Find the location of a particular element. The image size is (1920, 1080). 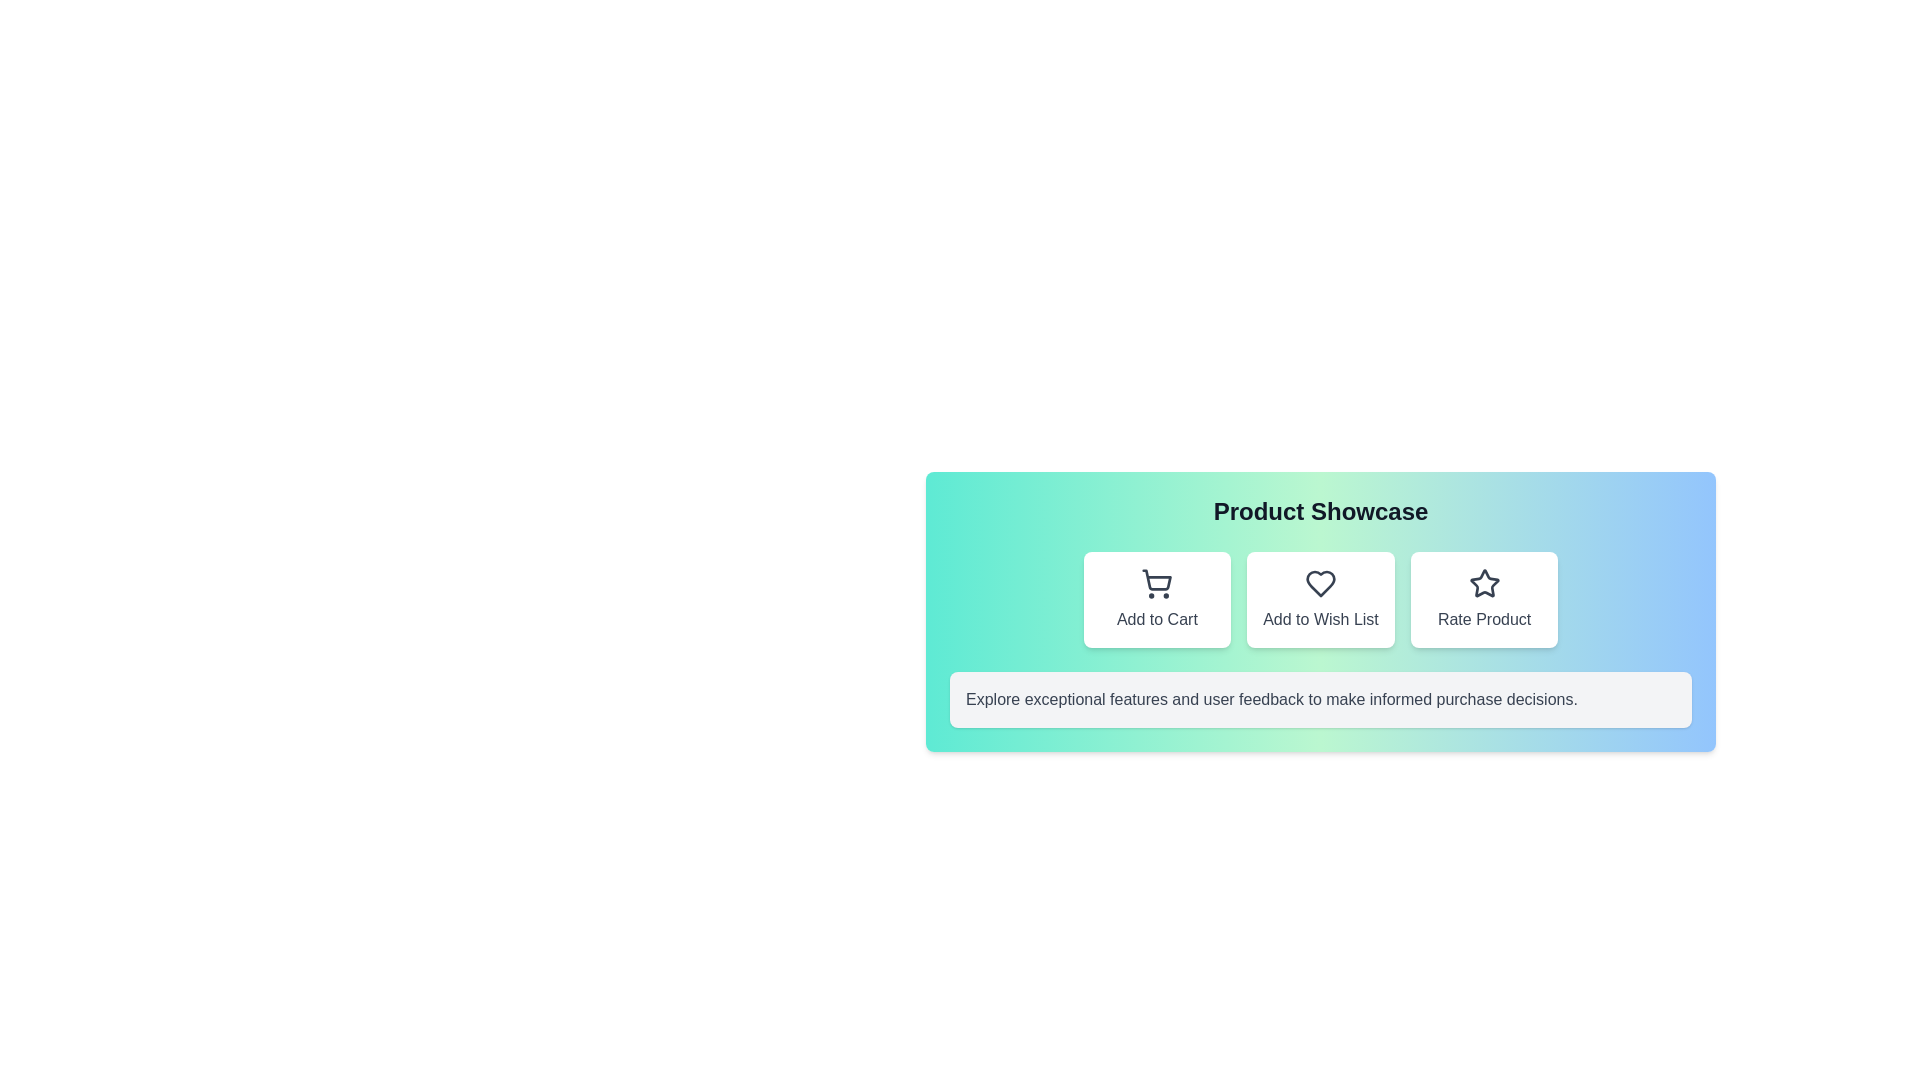

the star icon with a hollow outline, located in the bottom right corner of the card under 'Rate Product' is located at coordinates (1484, 583).